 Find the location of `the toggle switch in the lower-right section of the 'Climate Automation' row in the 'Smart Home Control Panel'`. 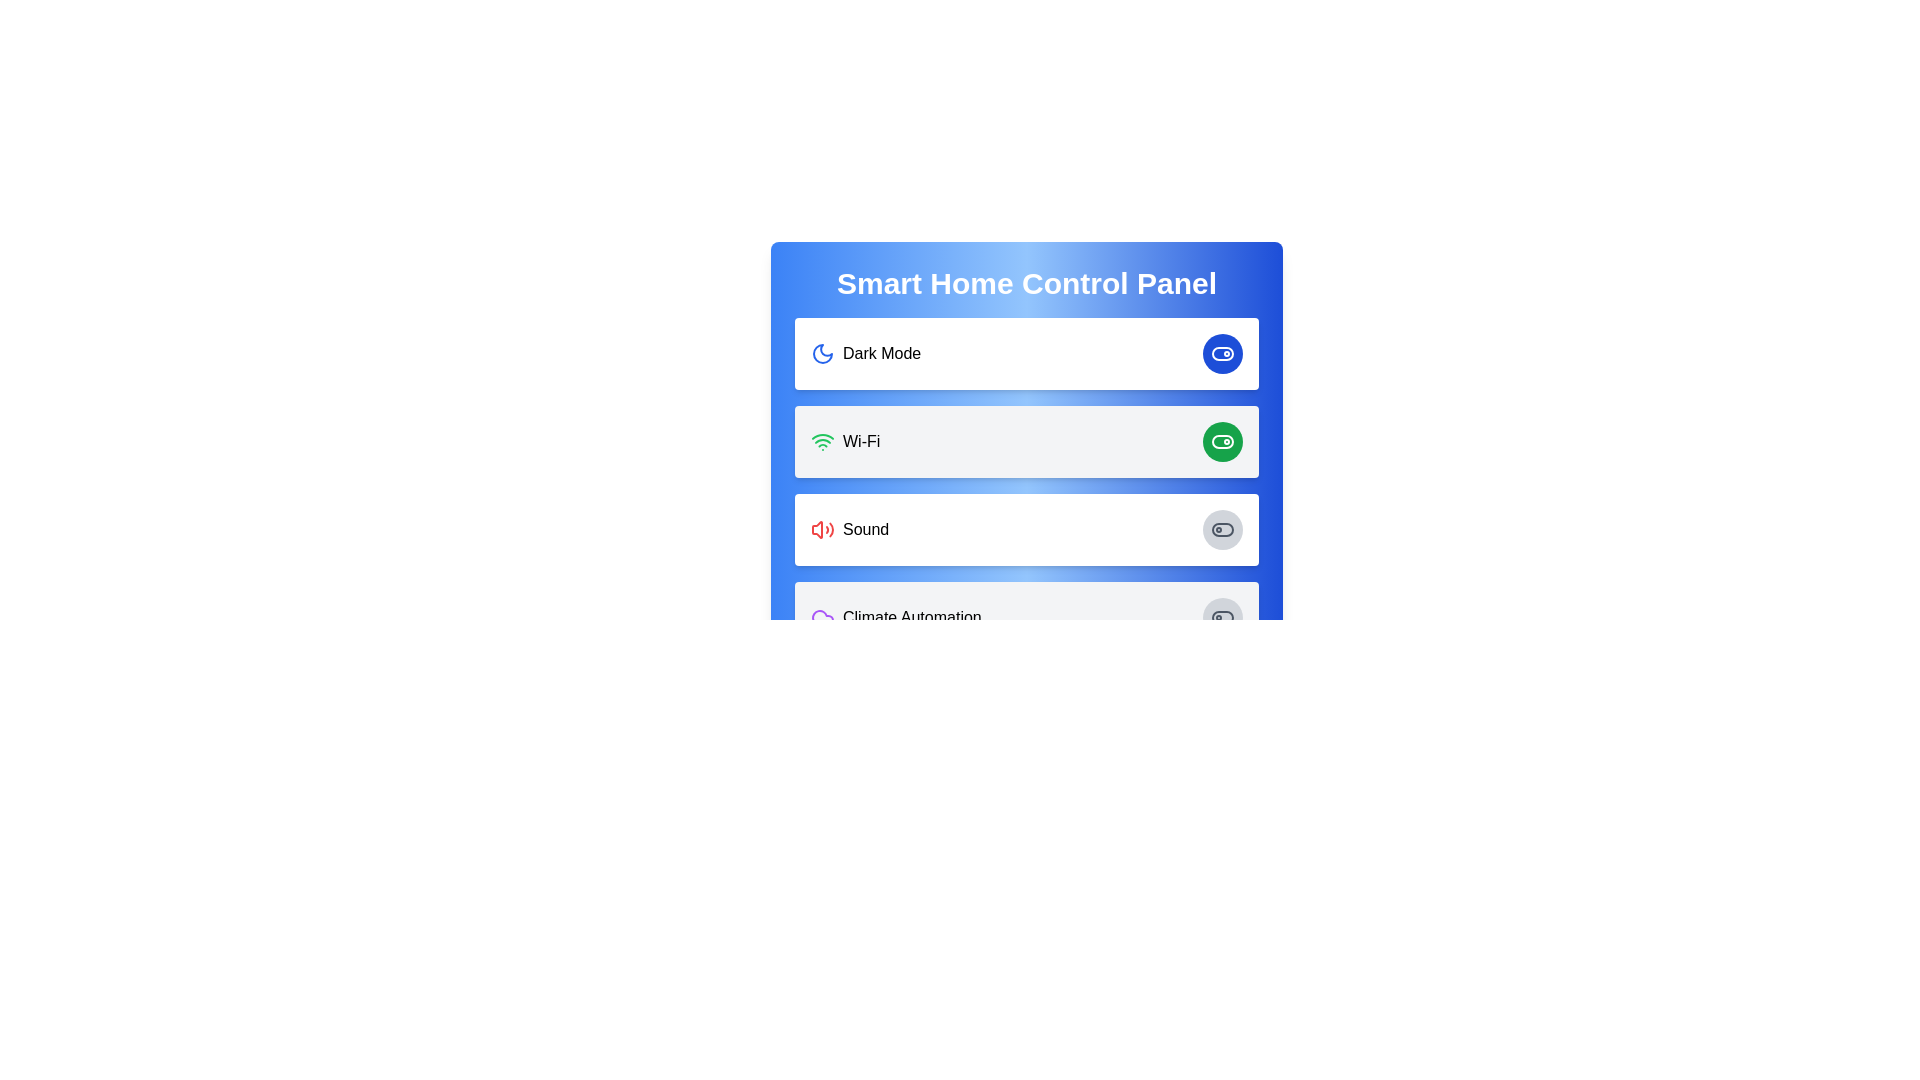

the toggle switch in the lower-right section of the 'Climate Automation' row in the 'Smart Home Control Panel' is located at coordinates (1222, 616).